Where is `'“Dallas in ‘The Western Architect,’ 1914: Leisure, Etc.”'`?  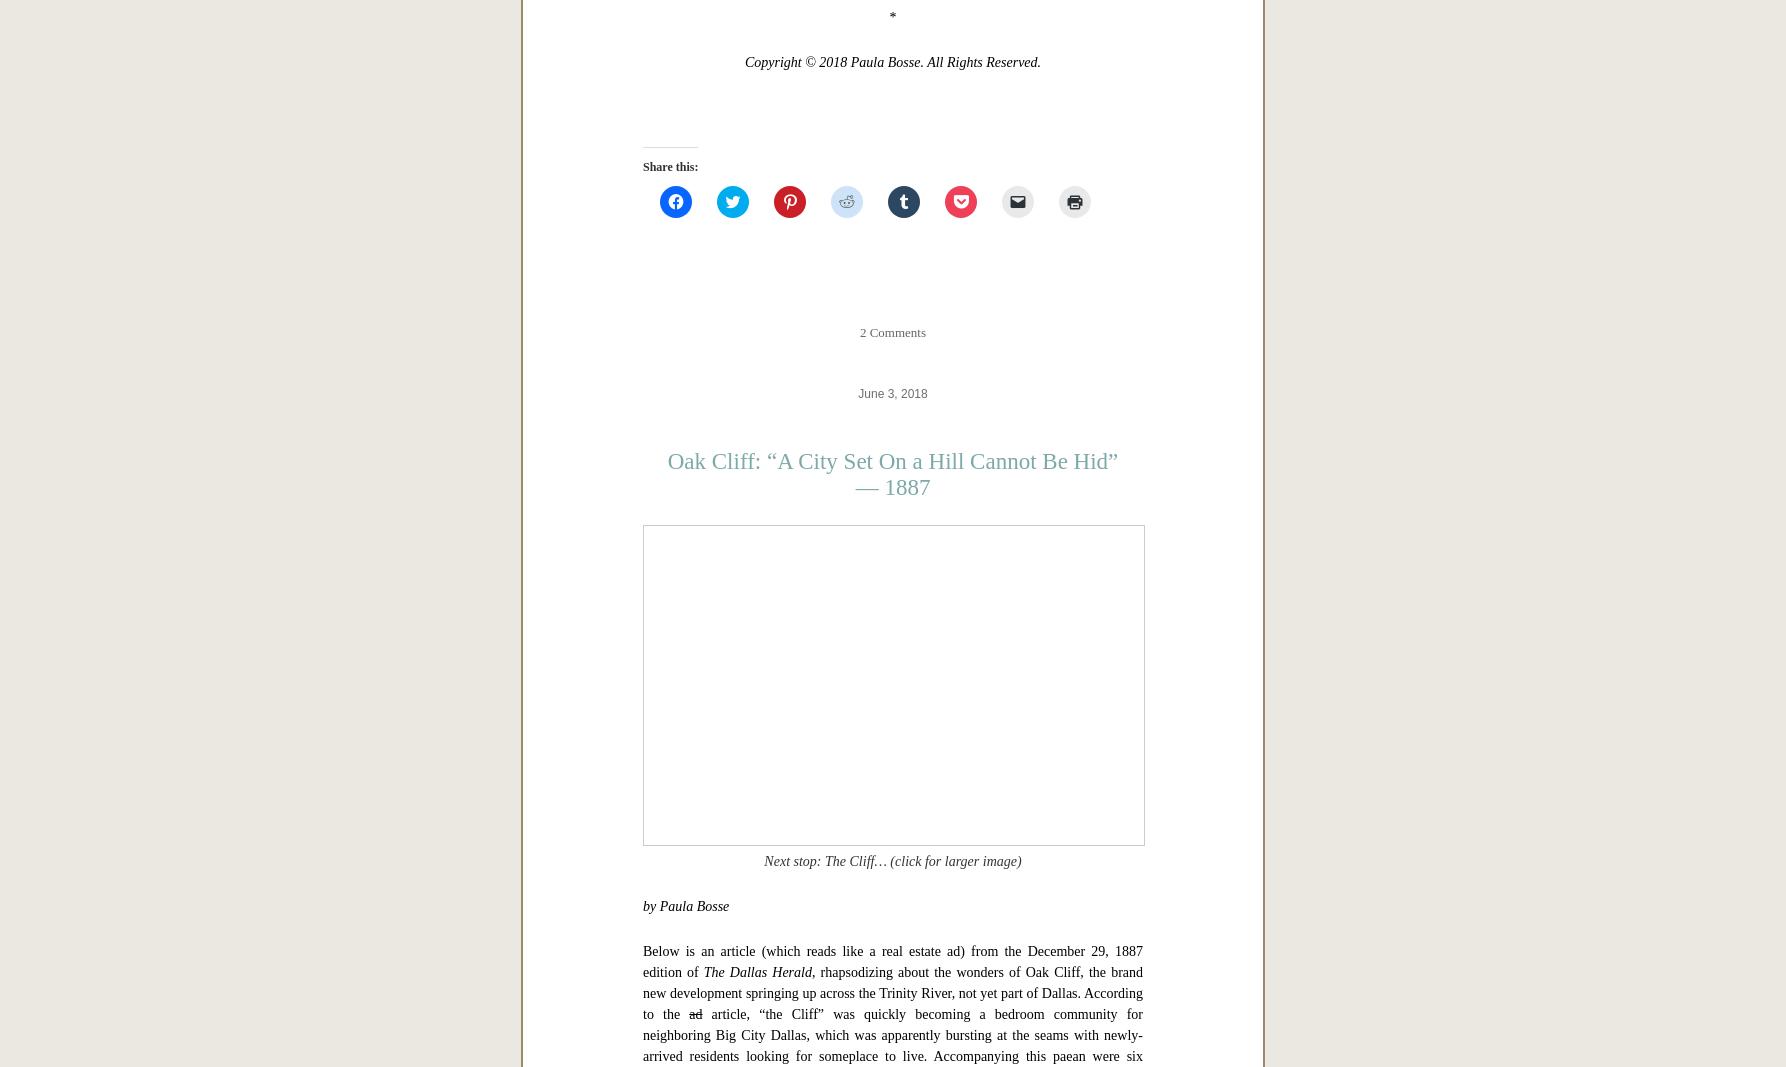 '“Dallas in ‘The Western Architect,’ 1914: Leisure, Etc.”' is located at coordinates (830, 578).